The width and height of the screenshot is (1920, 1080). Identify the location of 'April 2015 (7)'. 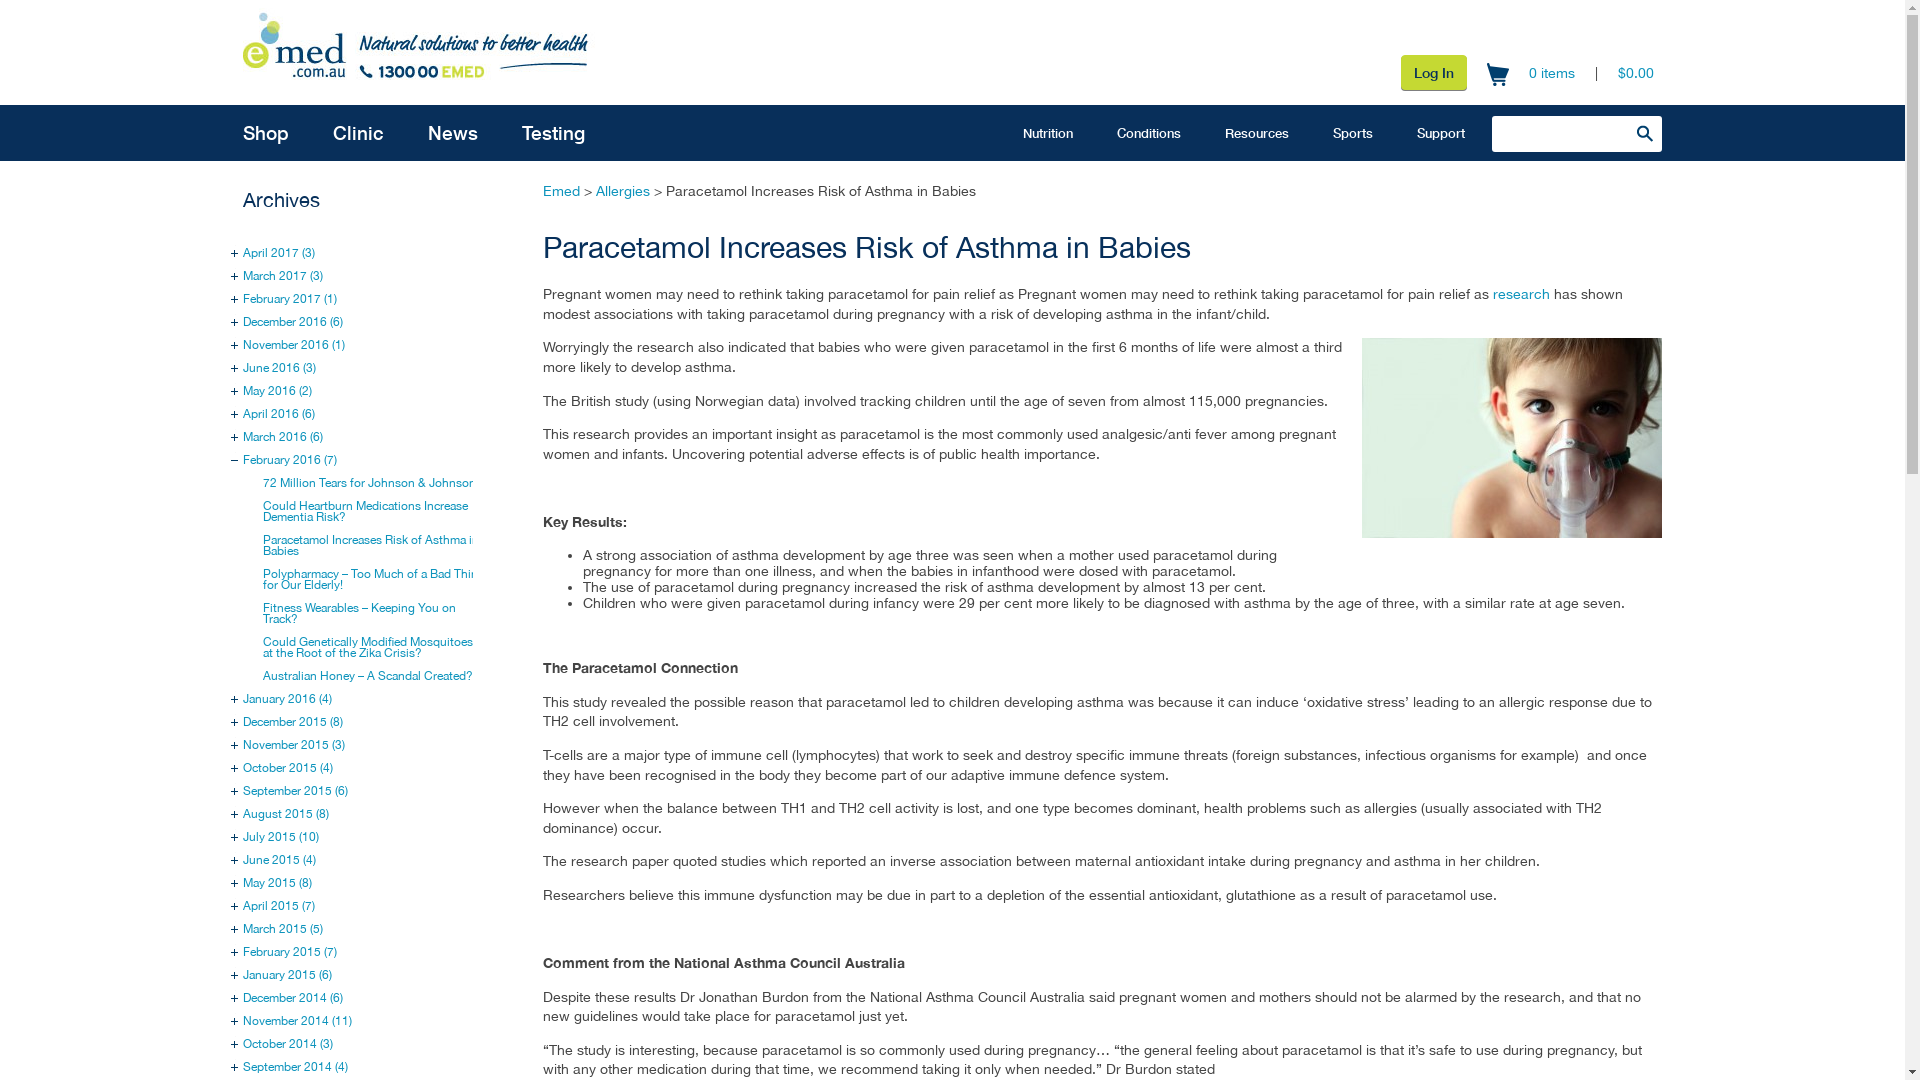
(277, 906).